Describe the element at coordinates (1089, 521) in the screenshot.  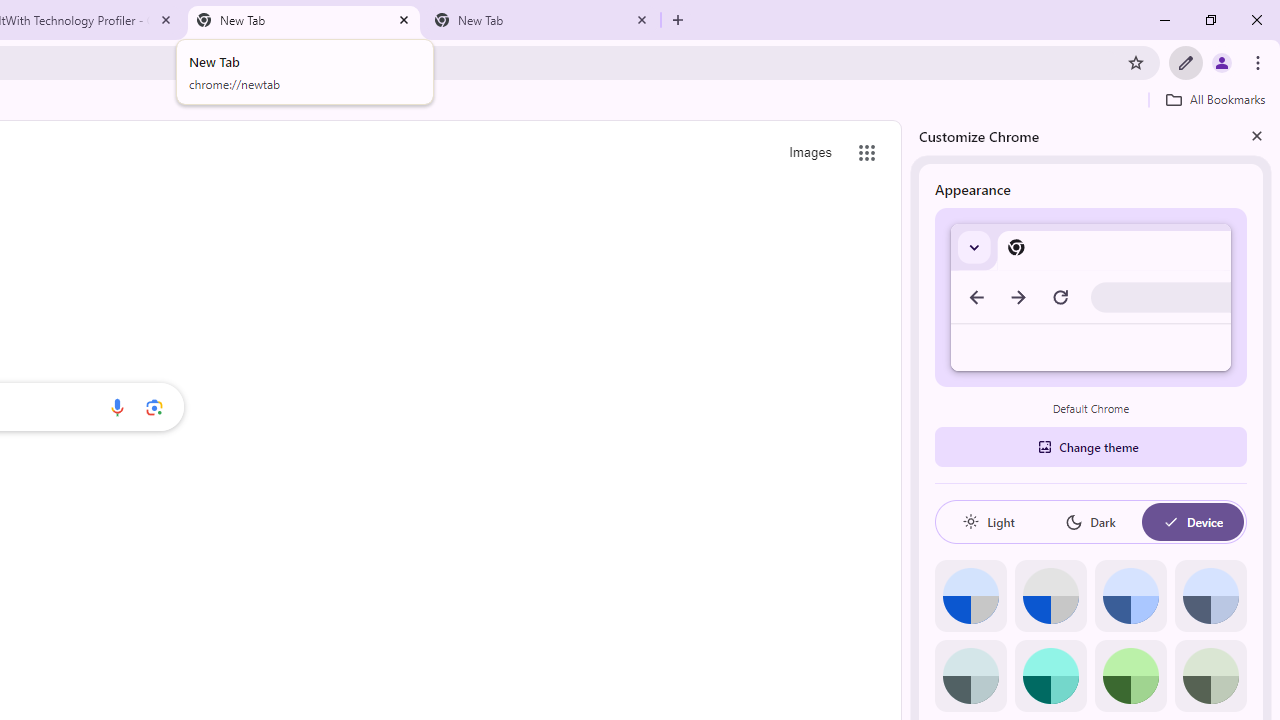
I see `'Dark'` at that location.